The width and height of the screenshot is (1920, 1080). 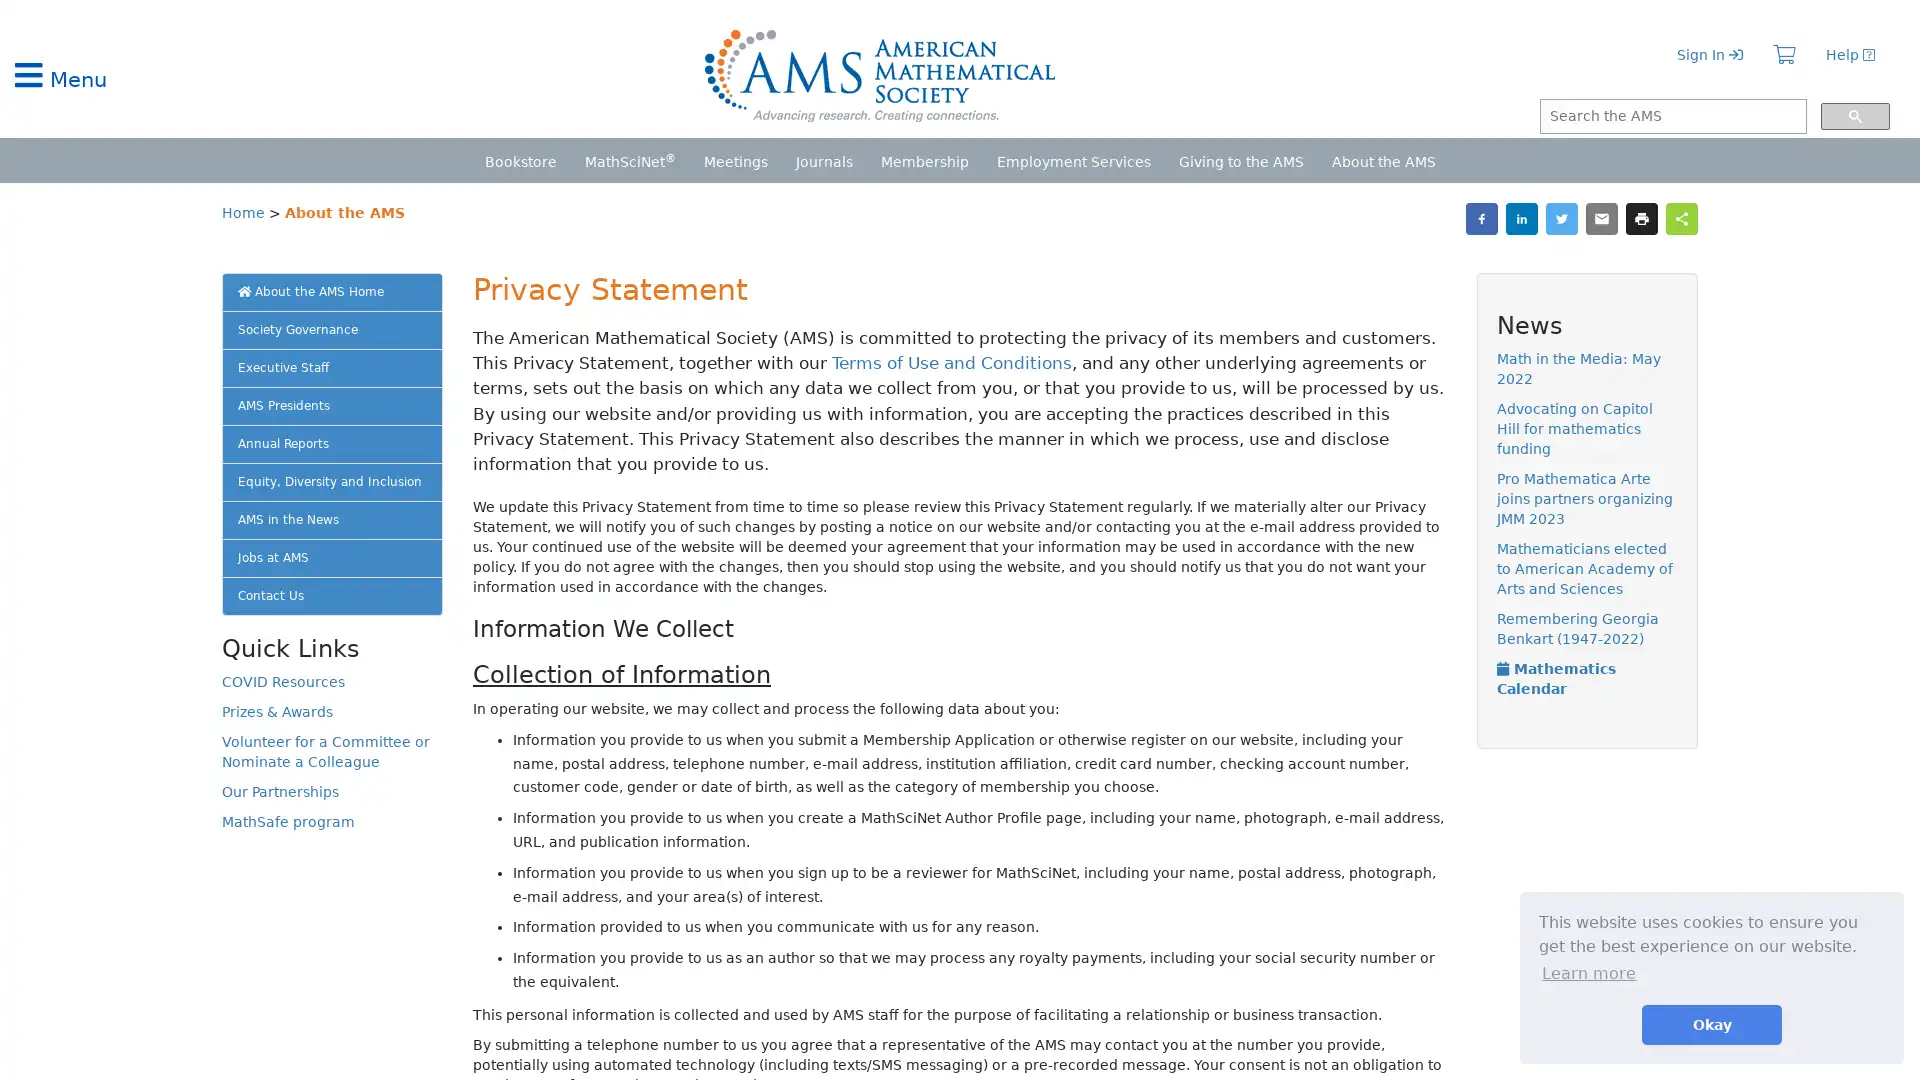 What do you see at coordinates (1587, 972) in the screenshot?
I see `learn more about cookies` at bounding box center [1587, 972].